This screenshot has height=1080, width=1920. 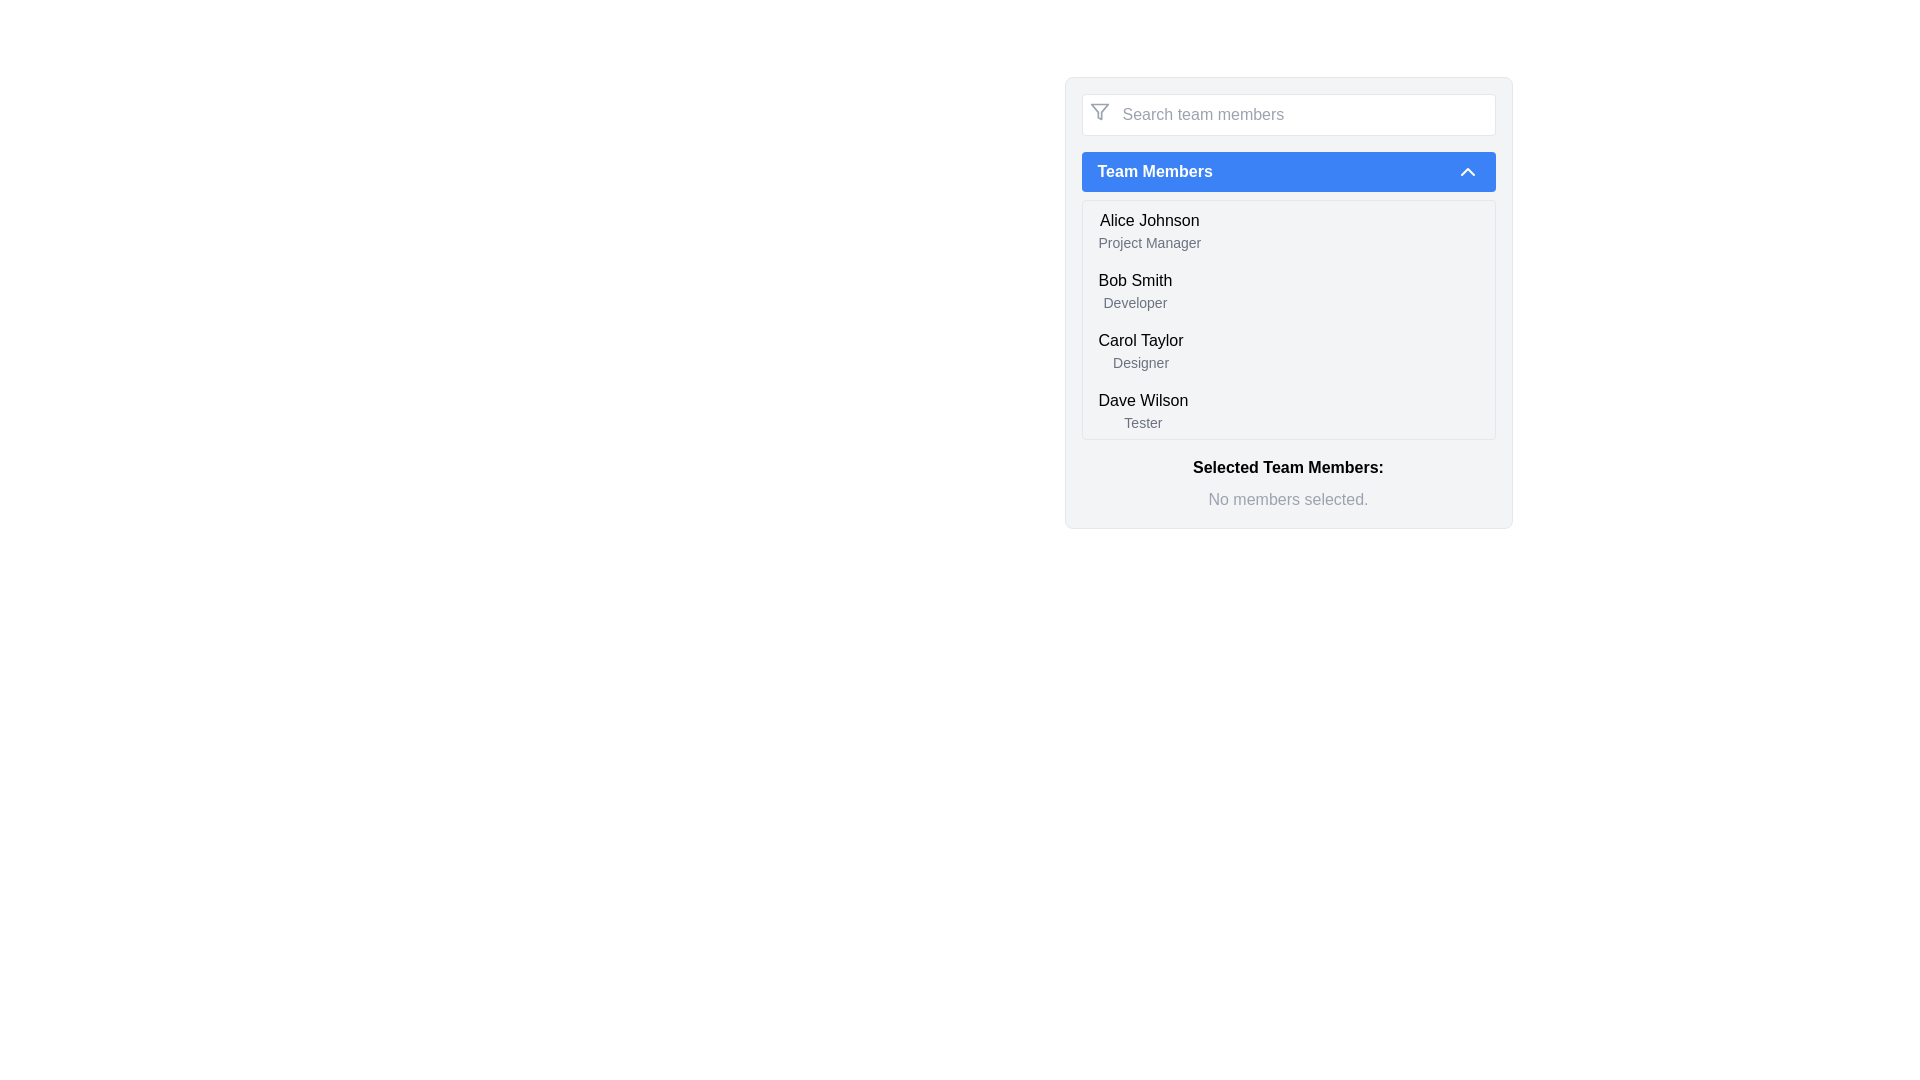 What do you see at coordinates (1141, 362) in the screenshot?
I see `the text label displaying 'Designer', which is located underneath 'Carol Taylor' within the 'Team Members' dropdown list` at bounding box center [1141, 362].